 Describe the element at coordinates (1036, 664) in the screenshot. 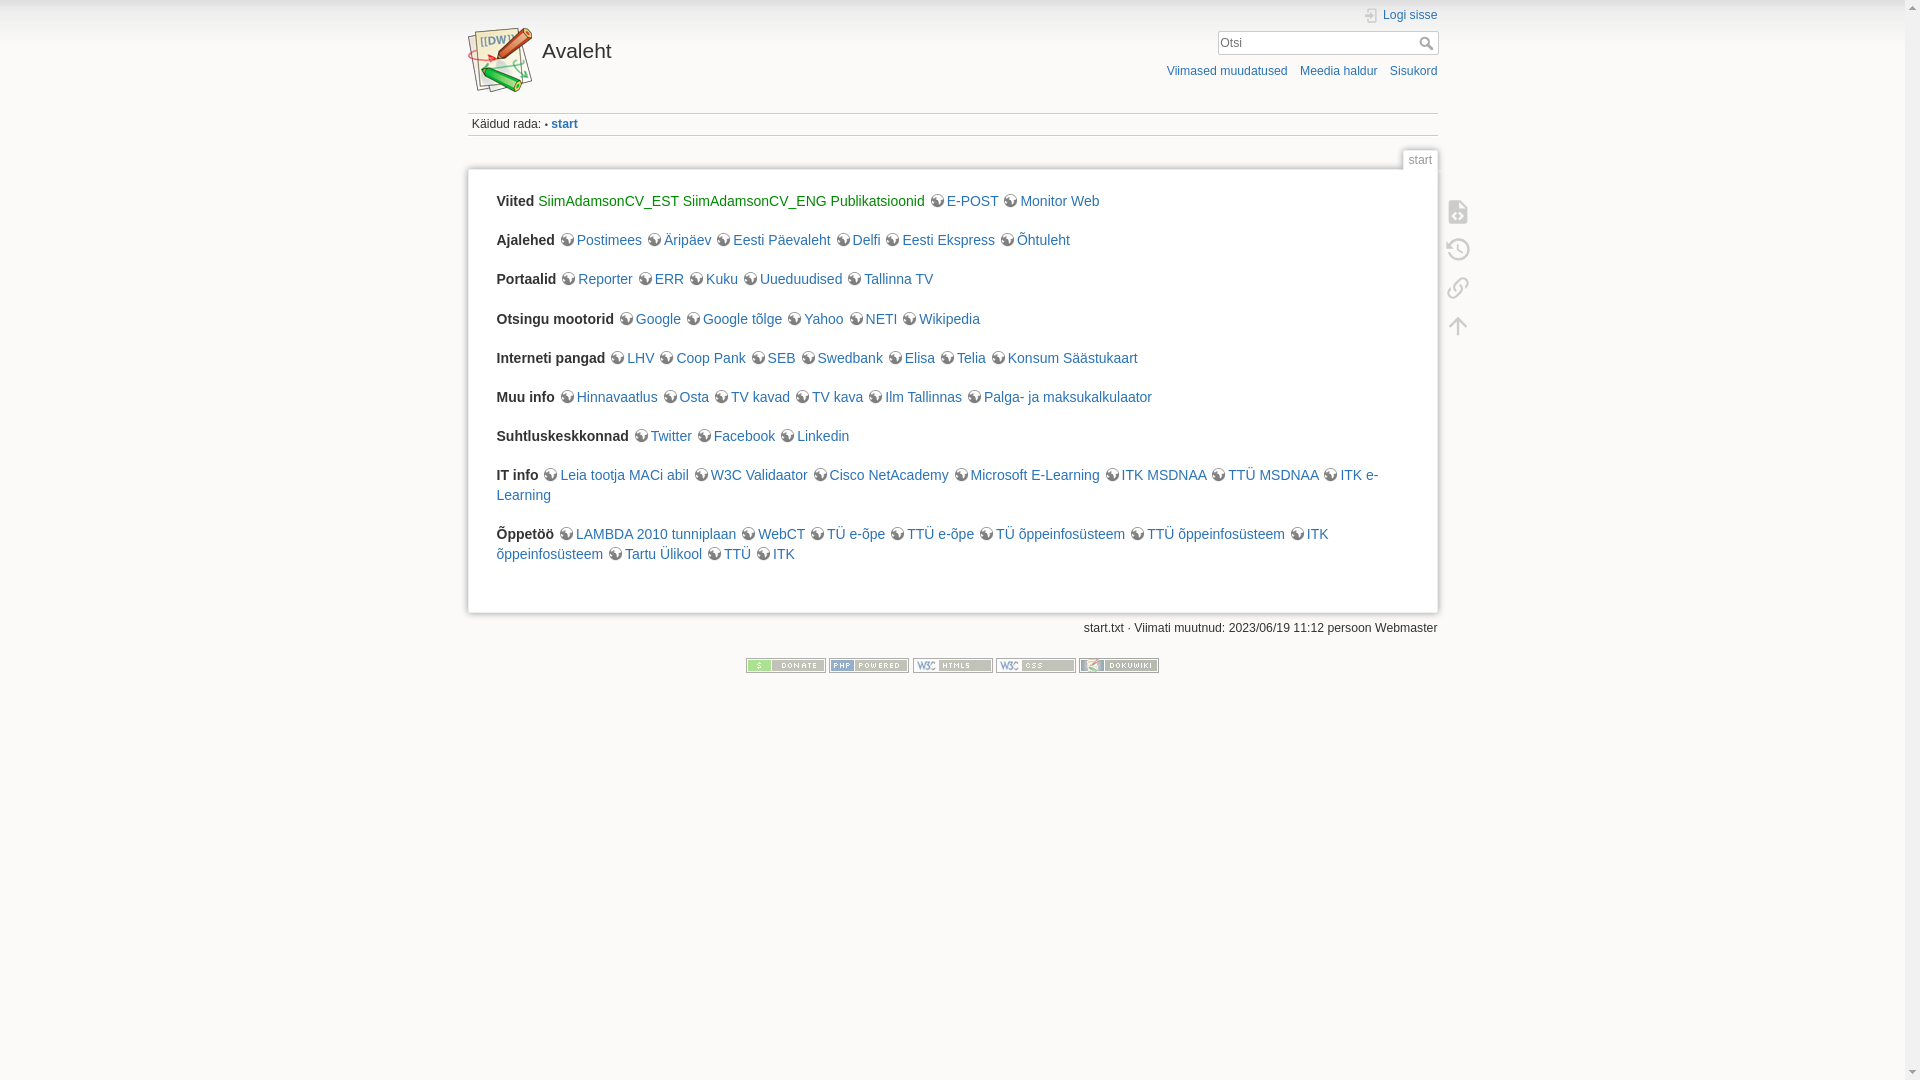

I see `'Valid CSS'` at that location.